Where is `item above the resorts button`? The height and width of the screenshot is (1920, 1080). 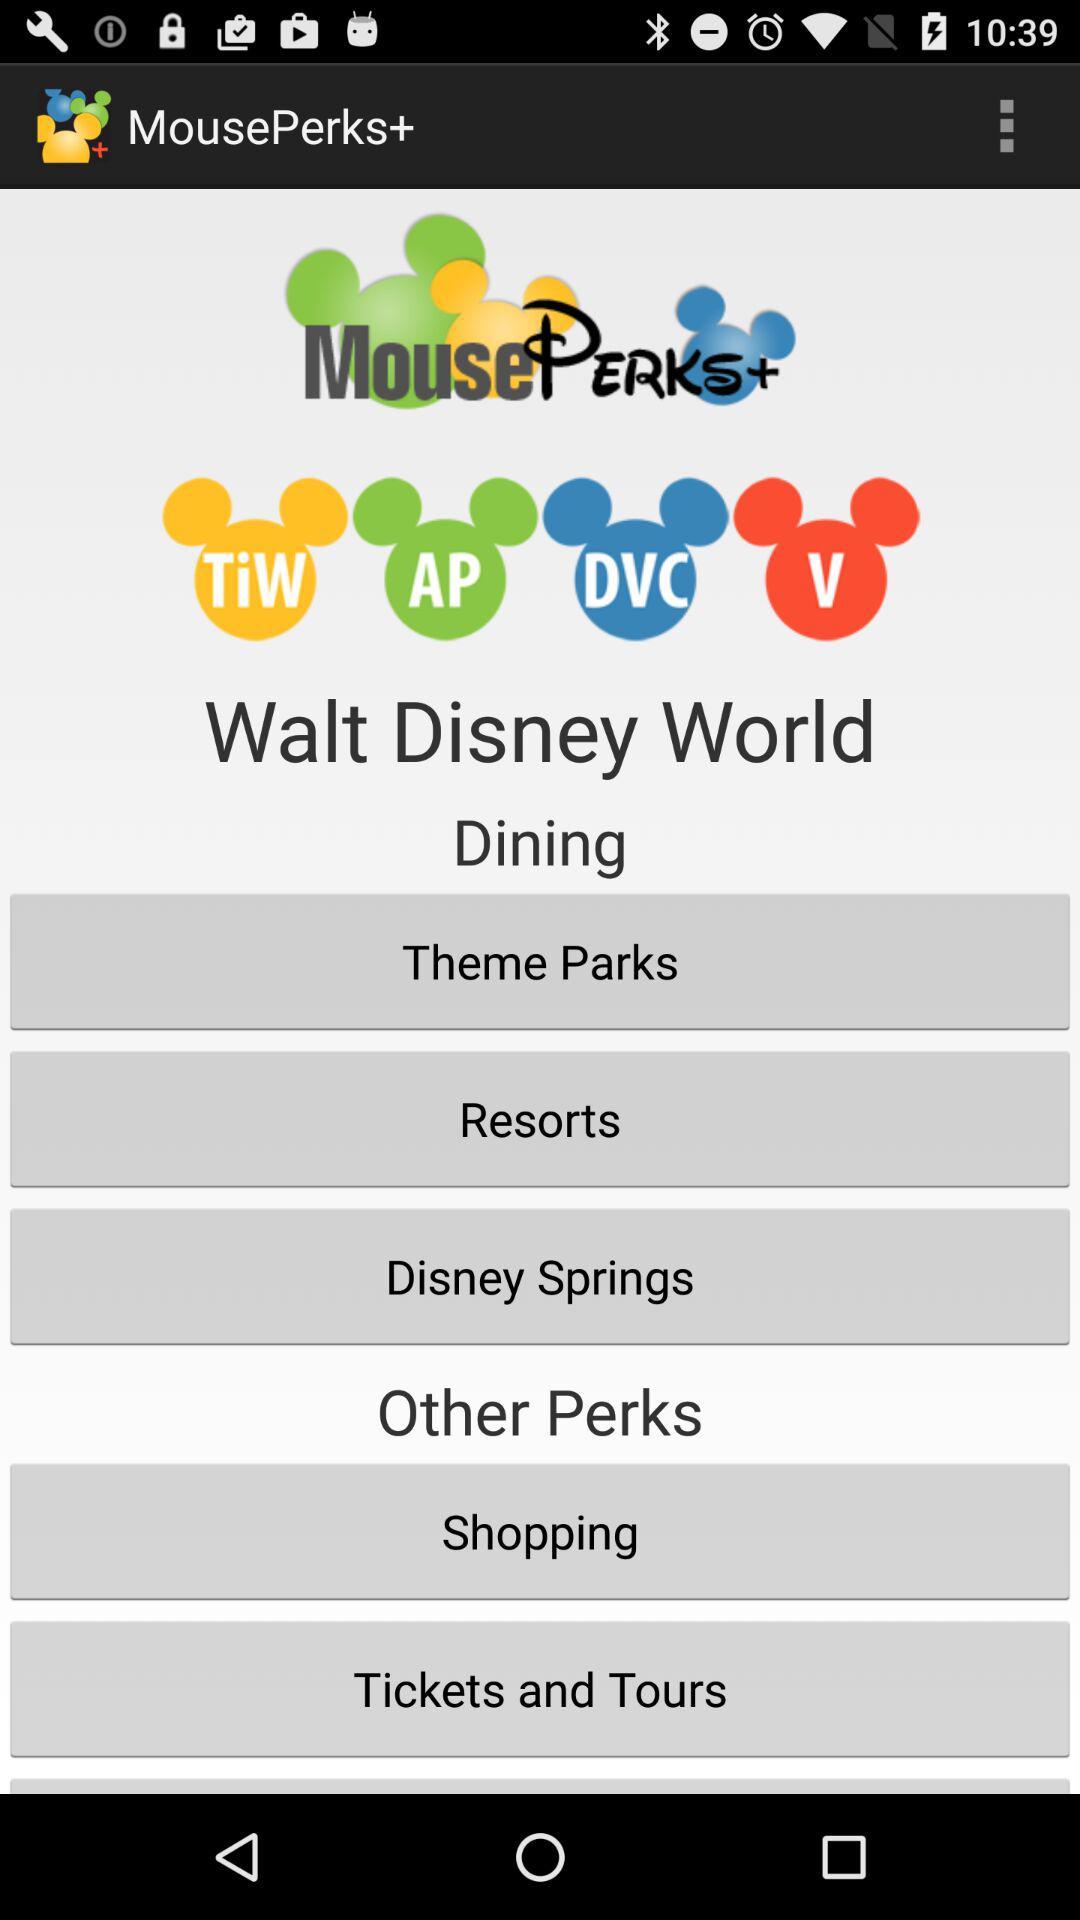 item above the resorts button is located at coordinates (540, 961).